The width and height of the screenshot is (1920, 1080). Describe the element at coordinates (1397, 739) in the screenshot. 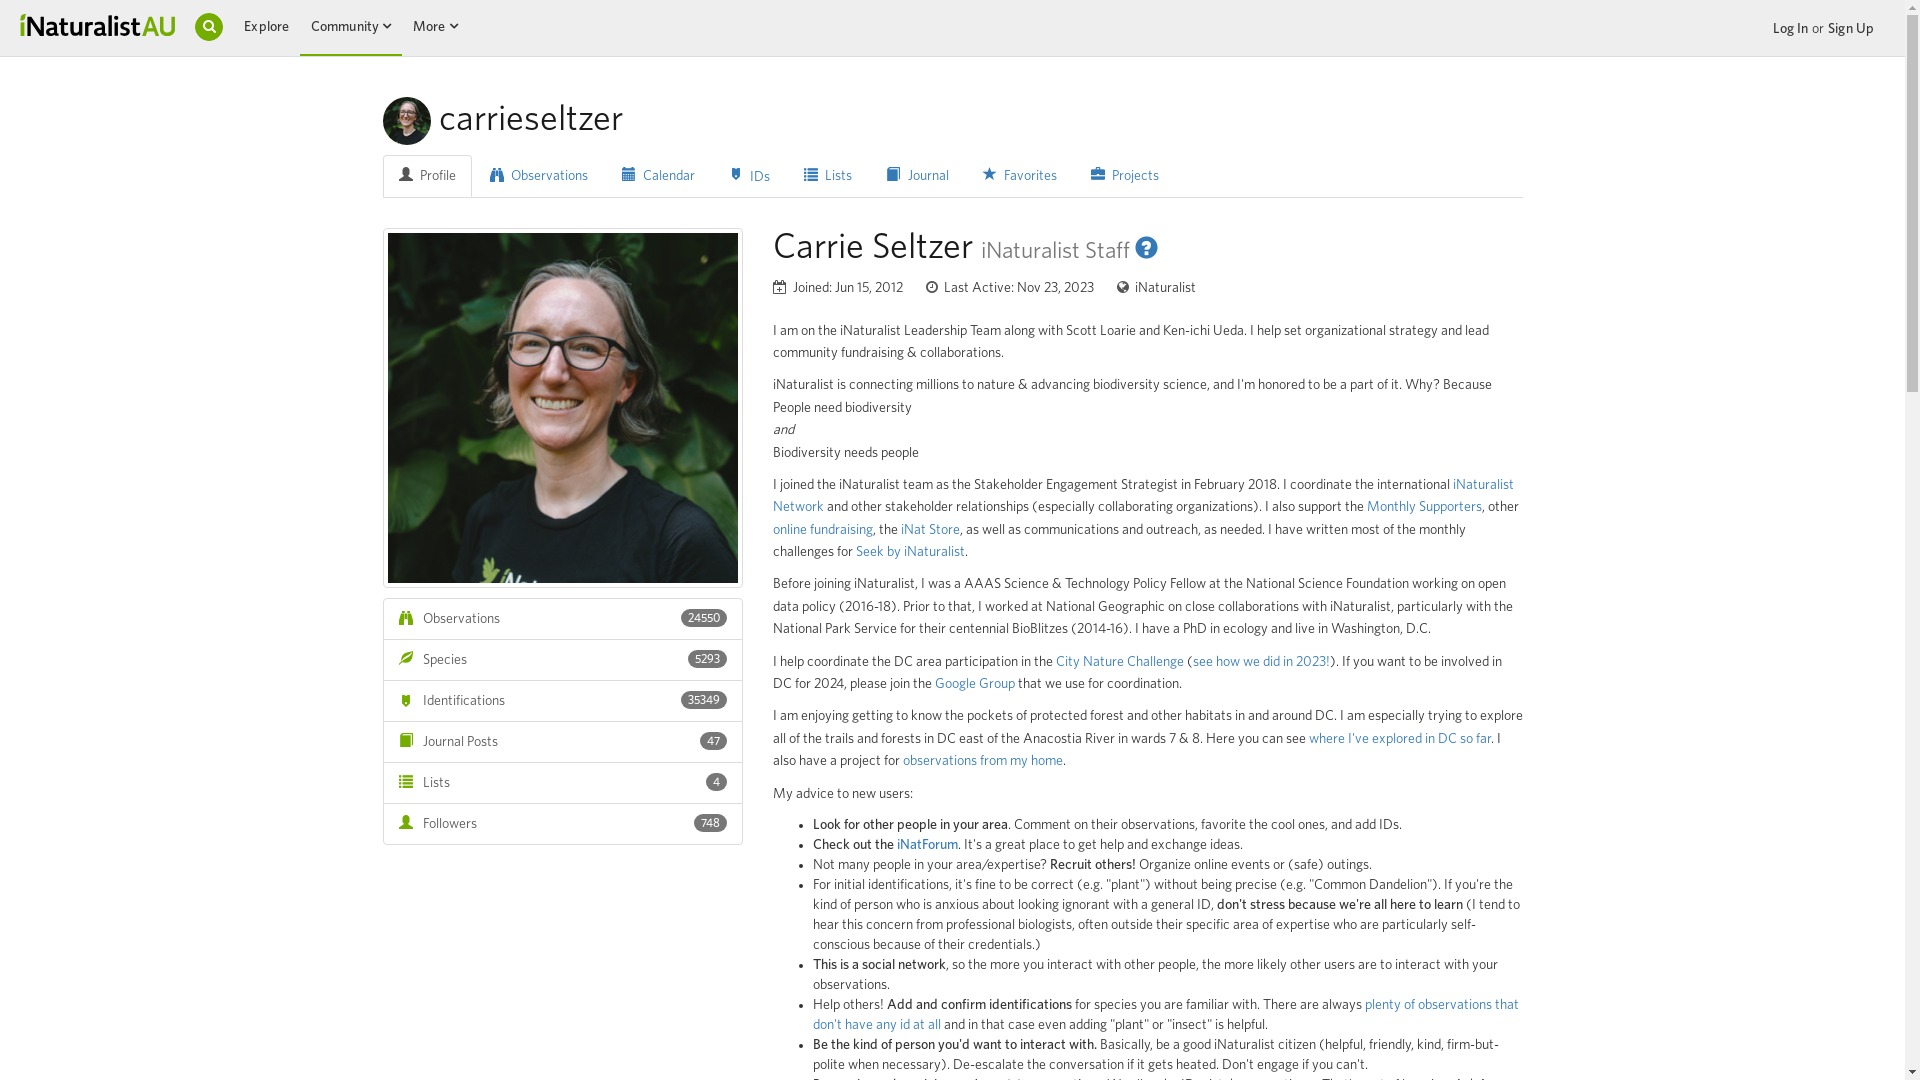

I see `'where I've explored in DC so far'` at that location.